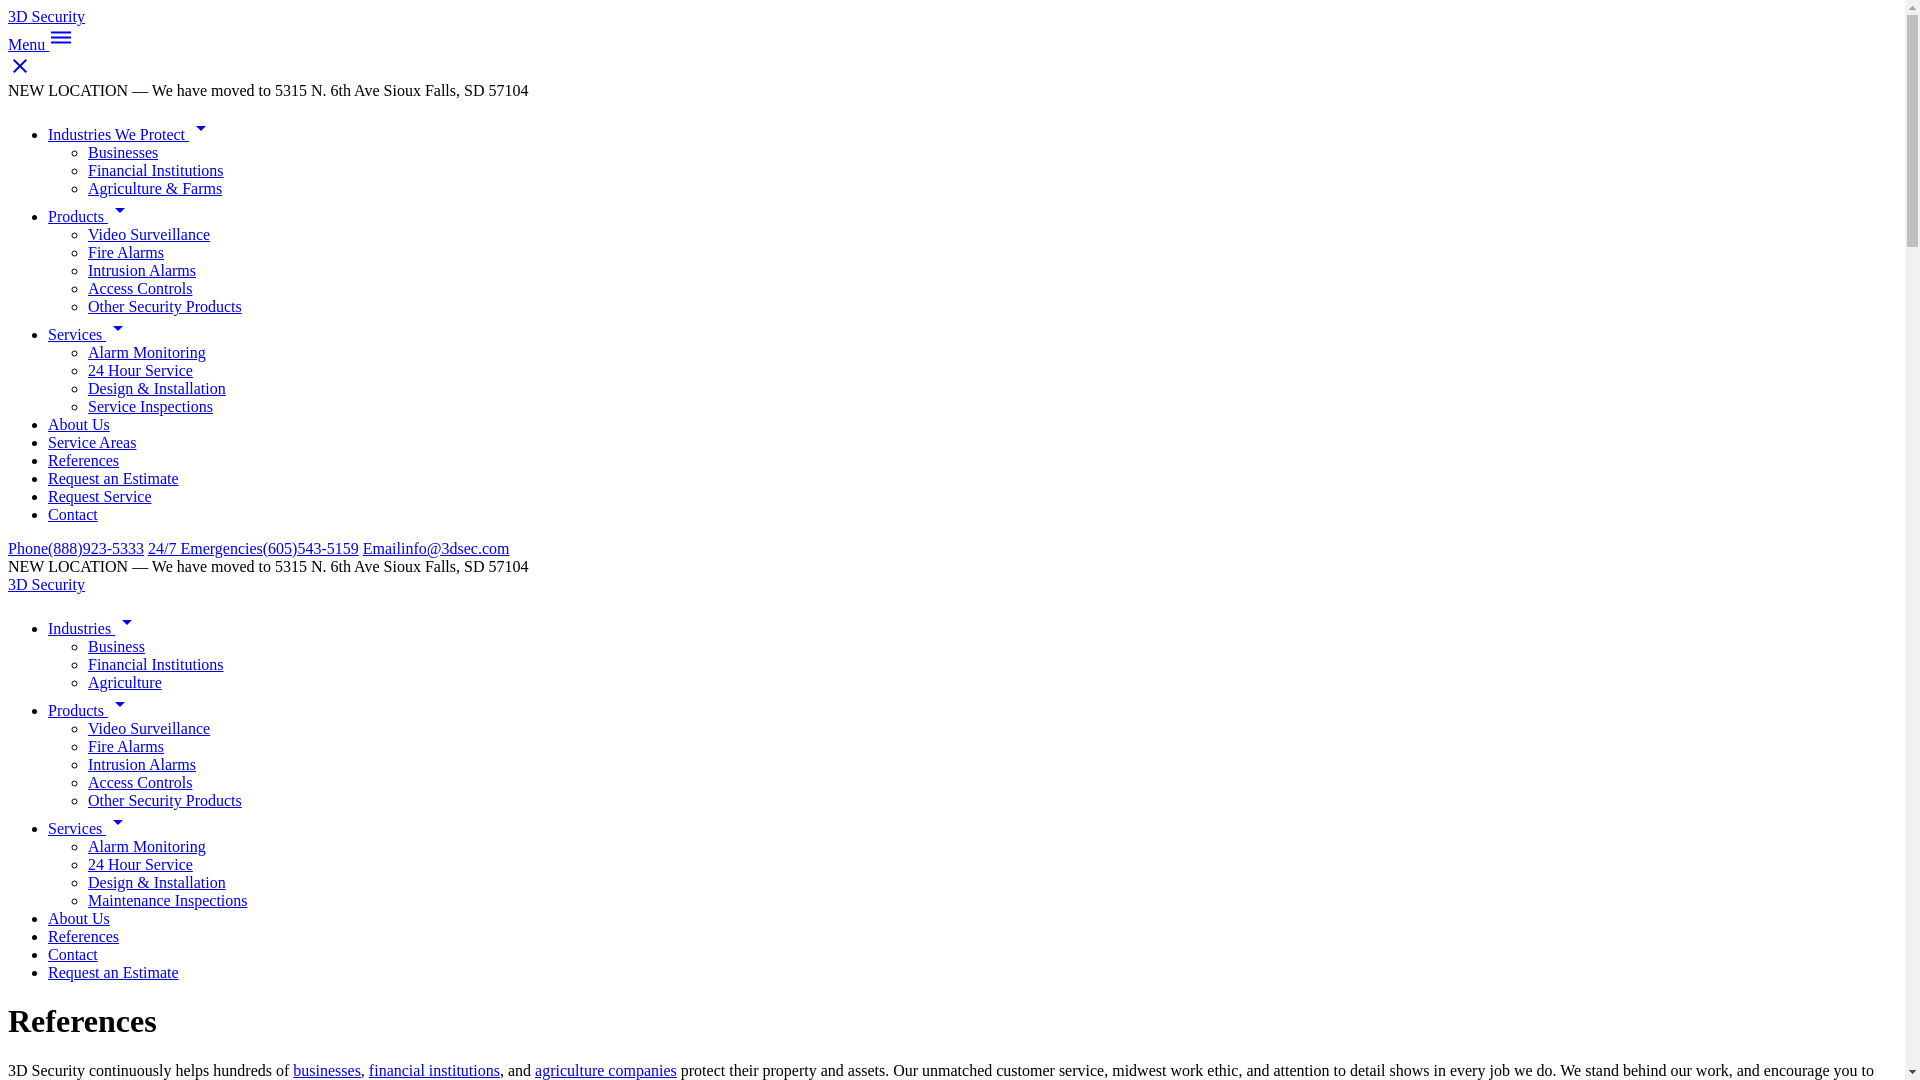 The width and height of the screenshot is (1920, 1080). Describe the element at coordinates (112, 971) in the screenshot. I see `'Request an Estimate'` at that location.